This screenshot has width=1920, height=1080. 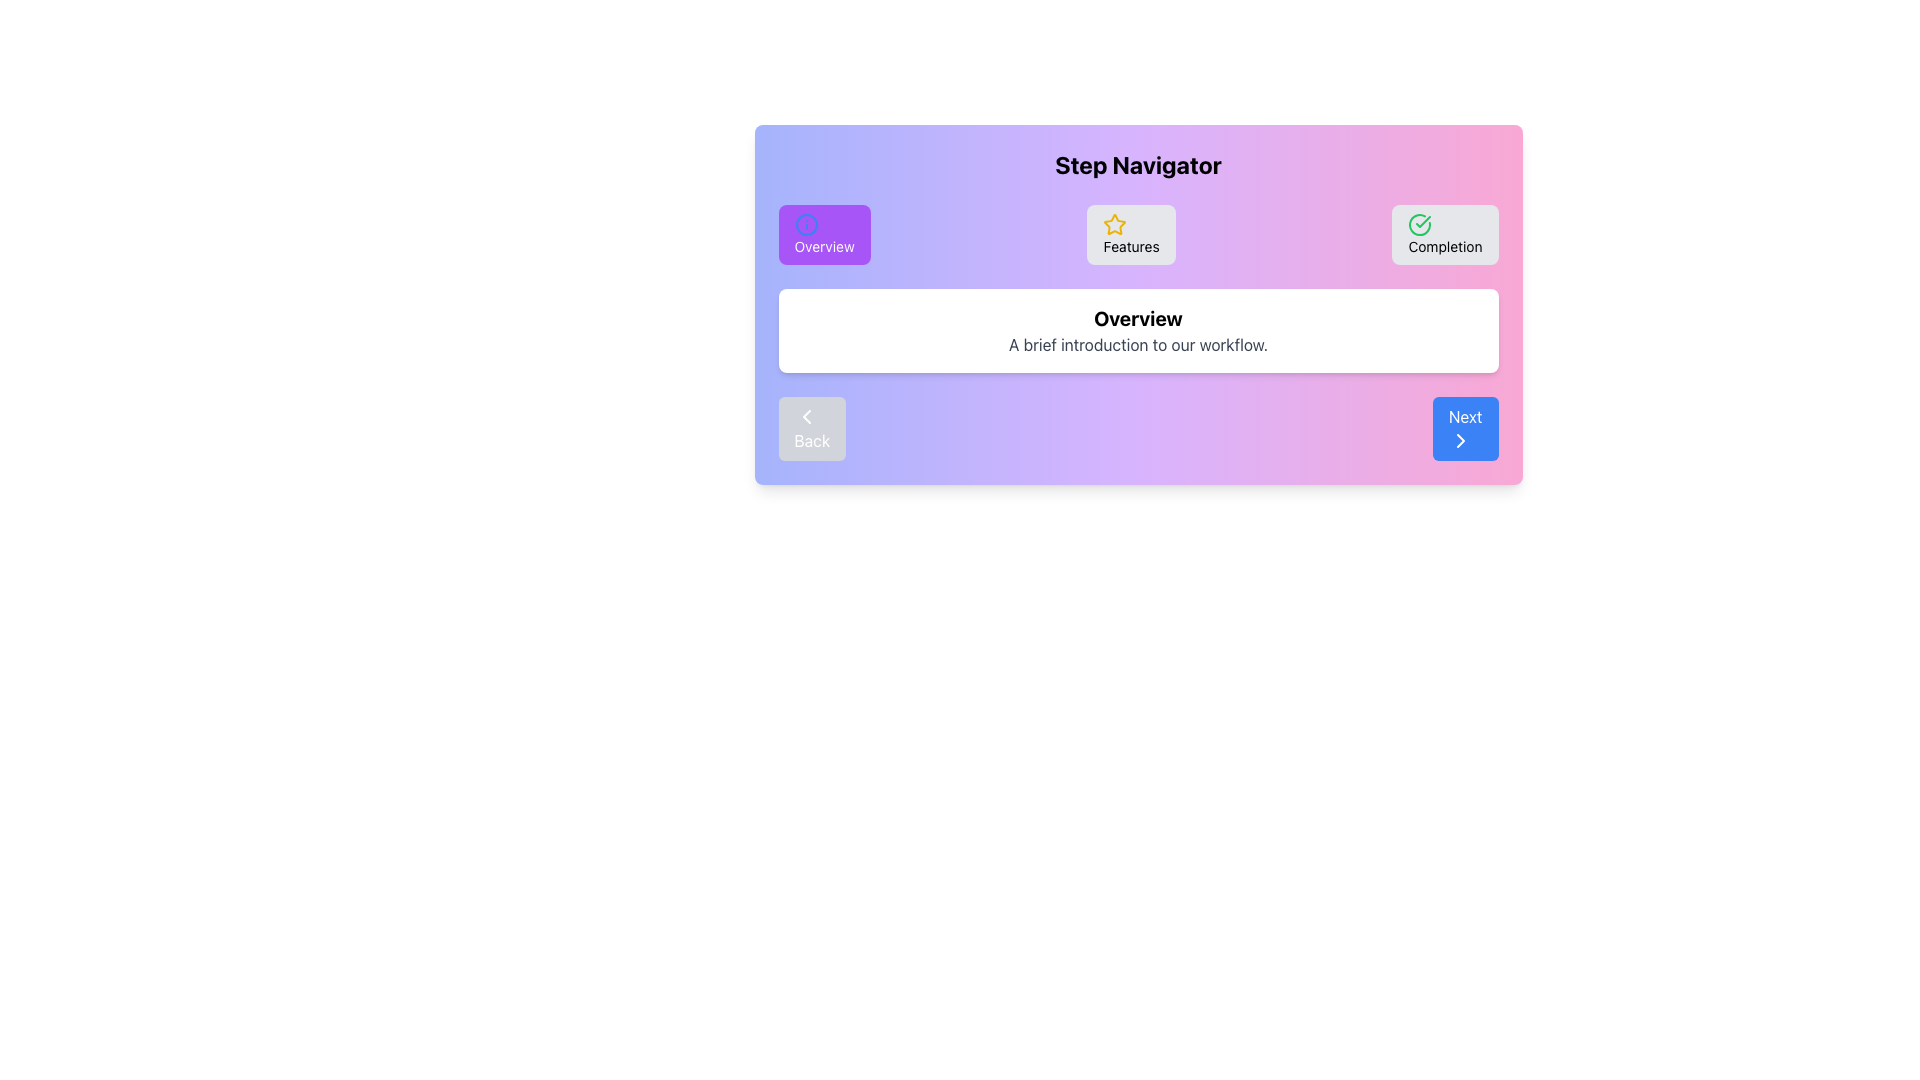 What do you see at coordinates (1138, 343) in the screenshot?
I see `the static text located directly below the 'Overview' header, which provides a brief descriptive introduction to the workflow steps` at bounding box center [1138, 343].